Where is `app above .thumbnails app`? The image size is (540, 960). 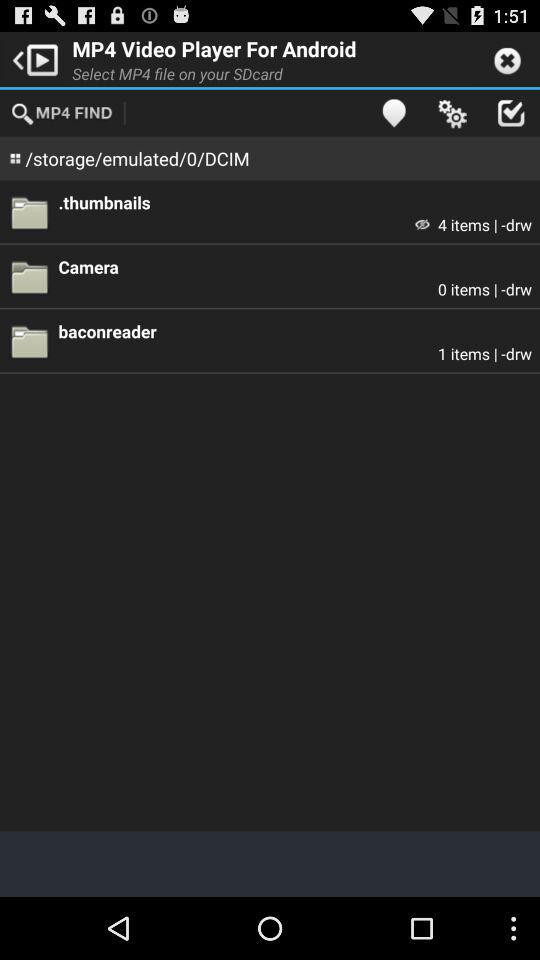
app above .thumbnails app is located at coordinates (452, 112).